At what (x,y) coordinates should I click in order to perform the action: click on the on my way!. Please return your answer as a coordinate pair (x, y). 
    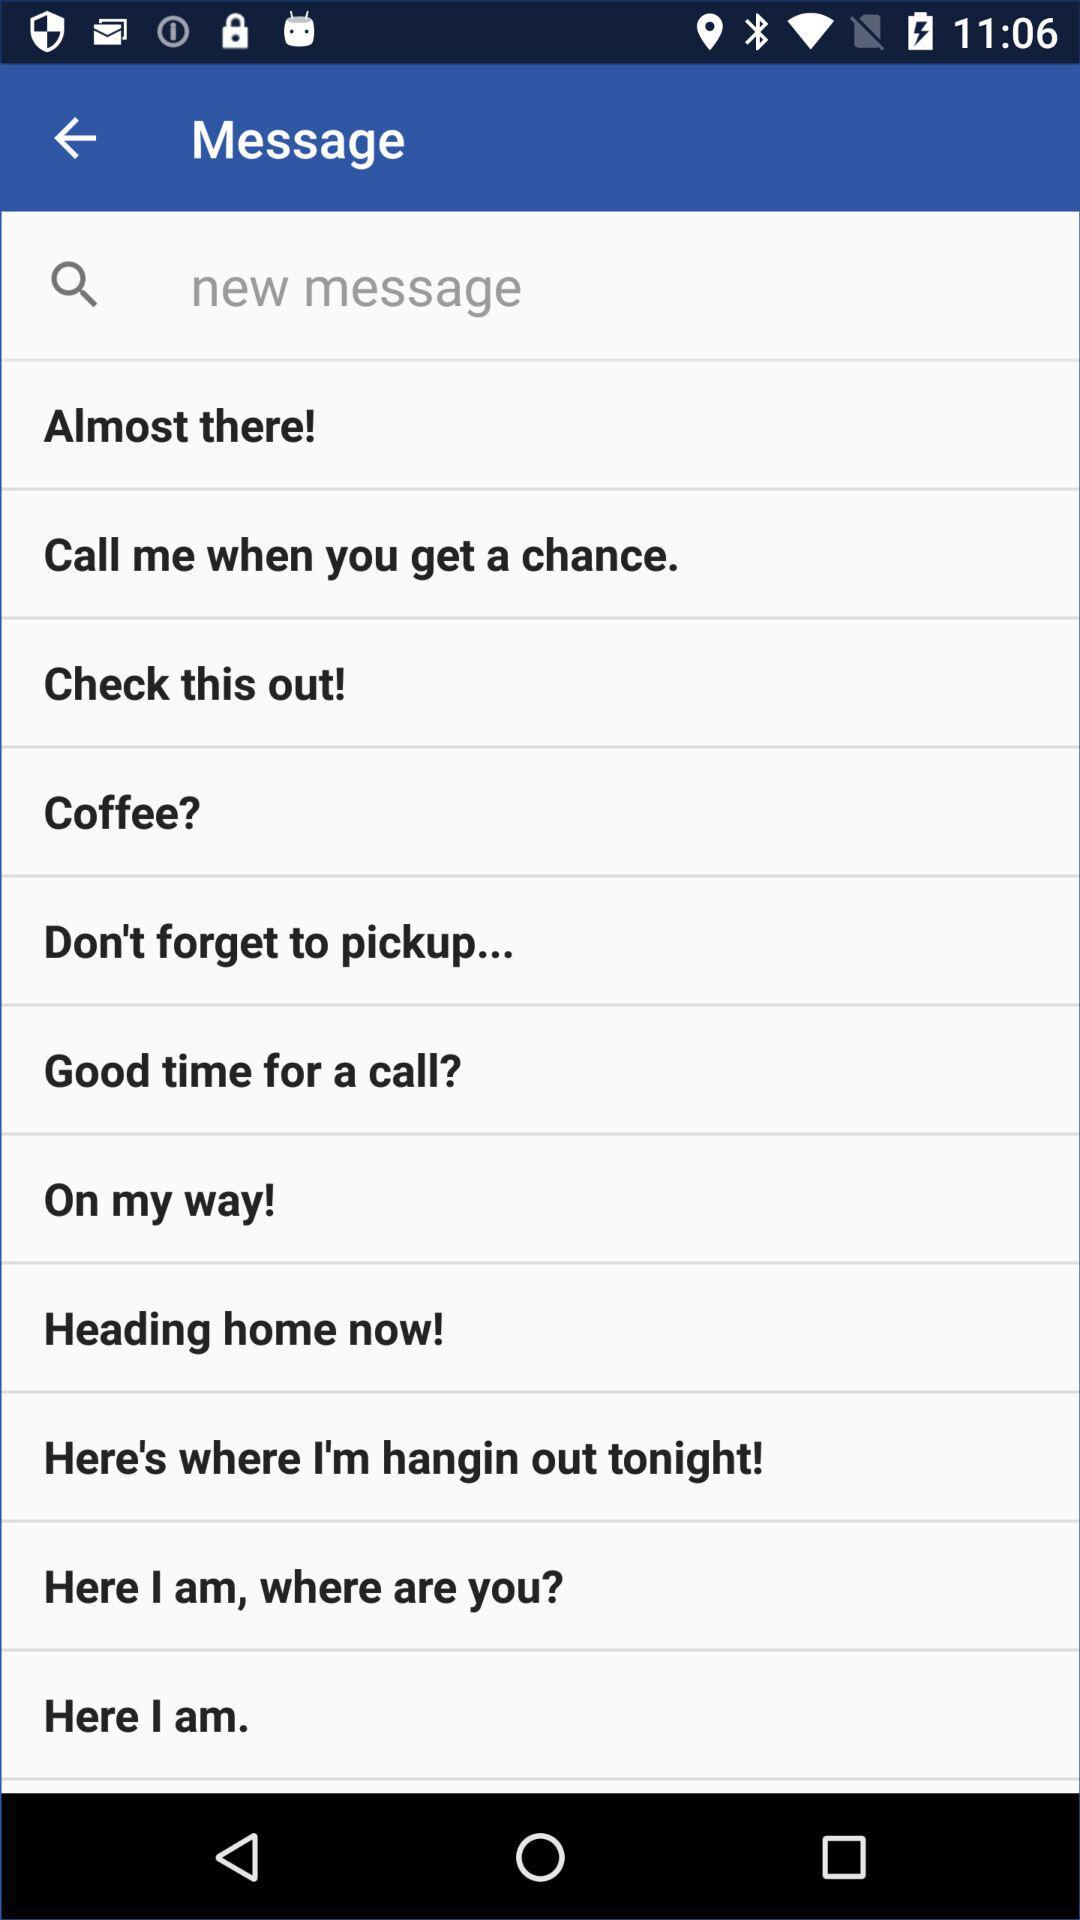
    Looking at the image, I should click on (540, 1198).